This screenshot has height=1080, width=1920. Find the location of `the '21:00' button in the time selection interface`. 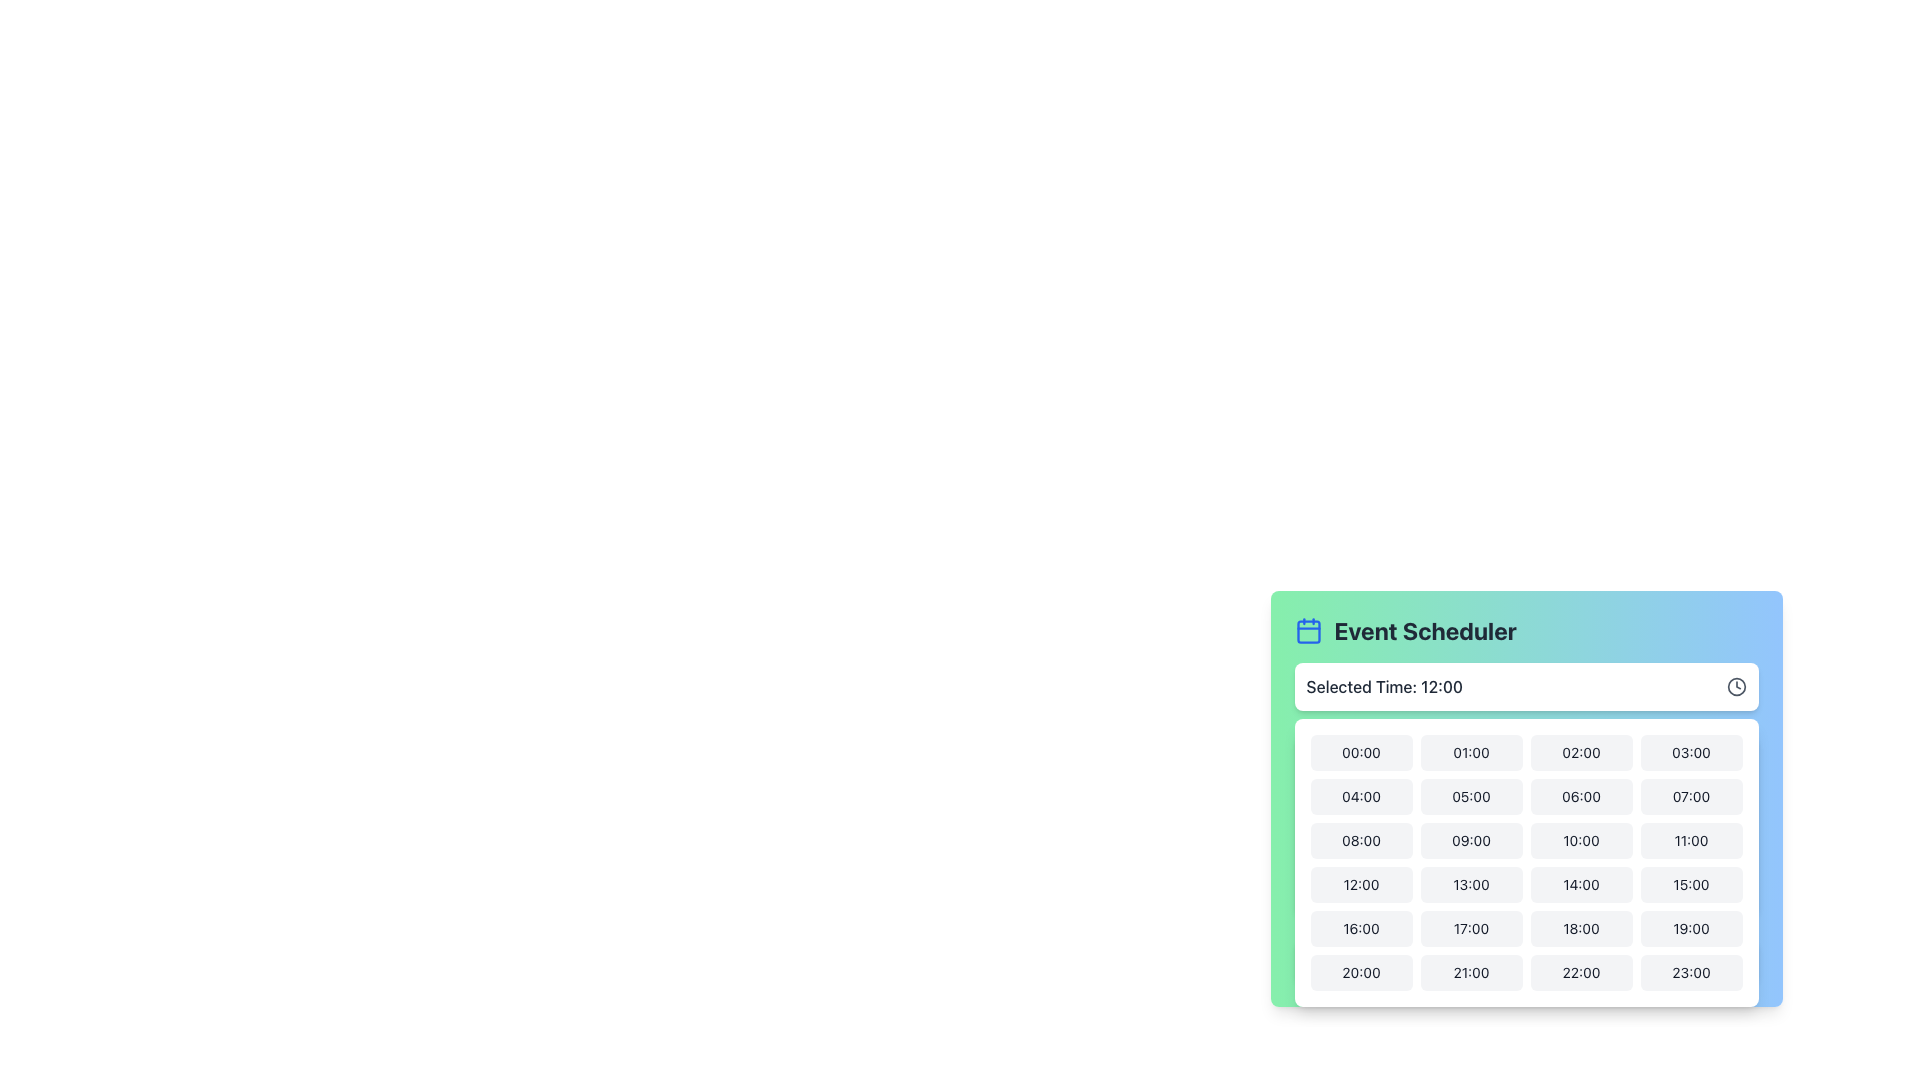

the '21:00' button in the time selection interface is located at coordinates (1471, 971).